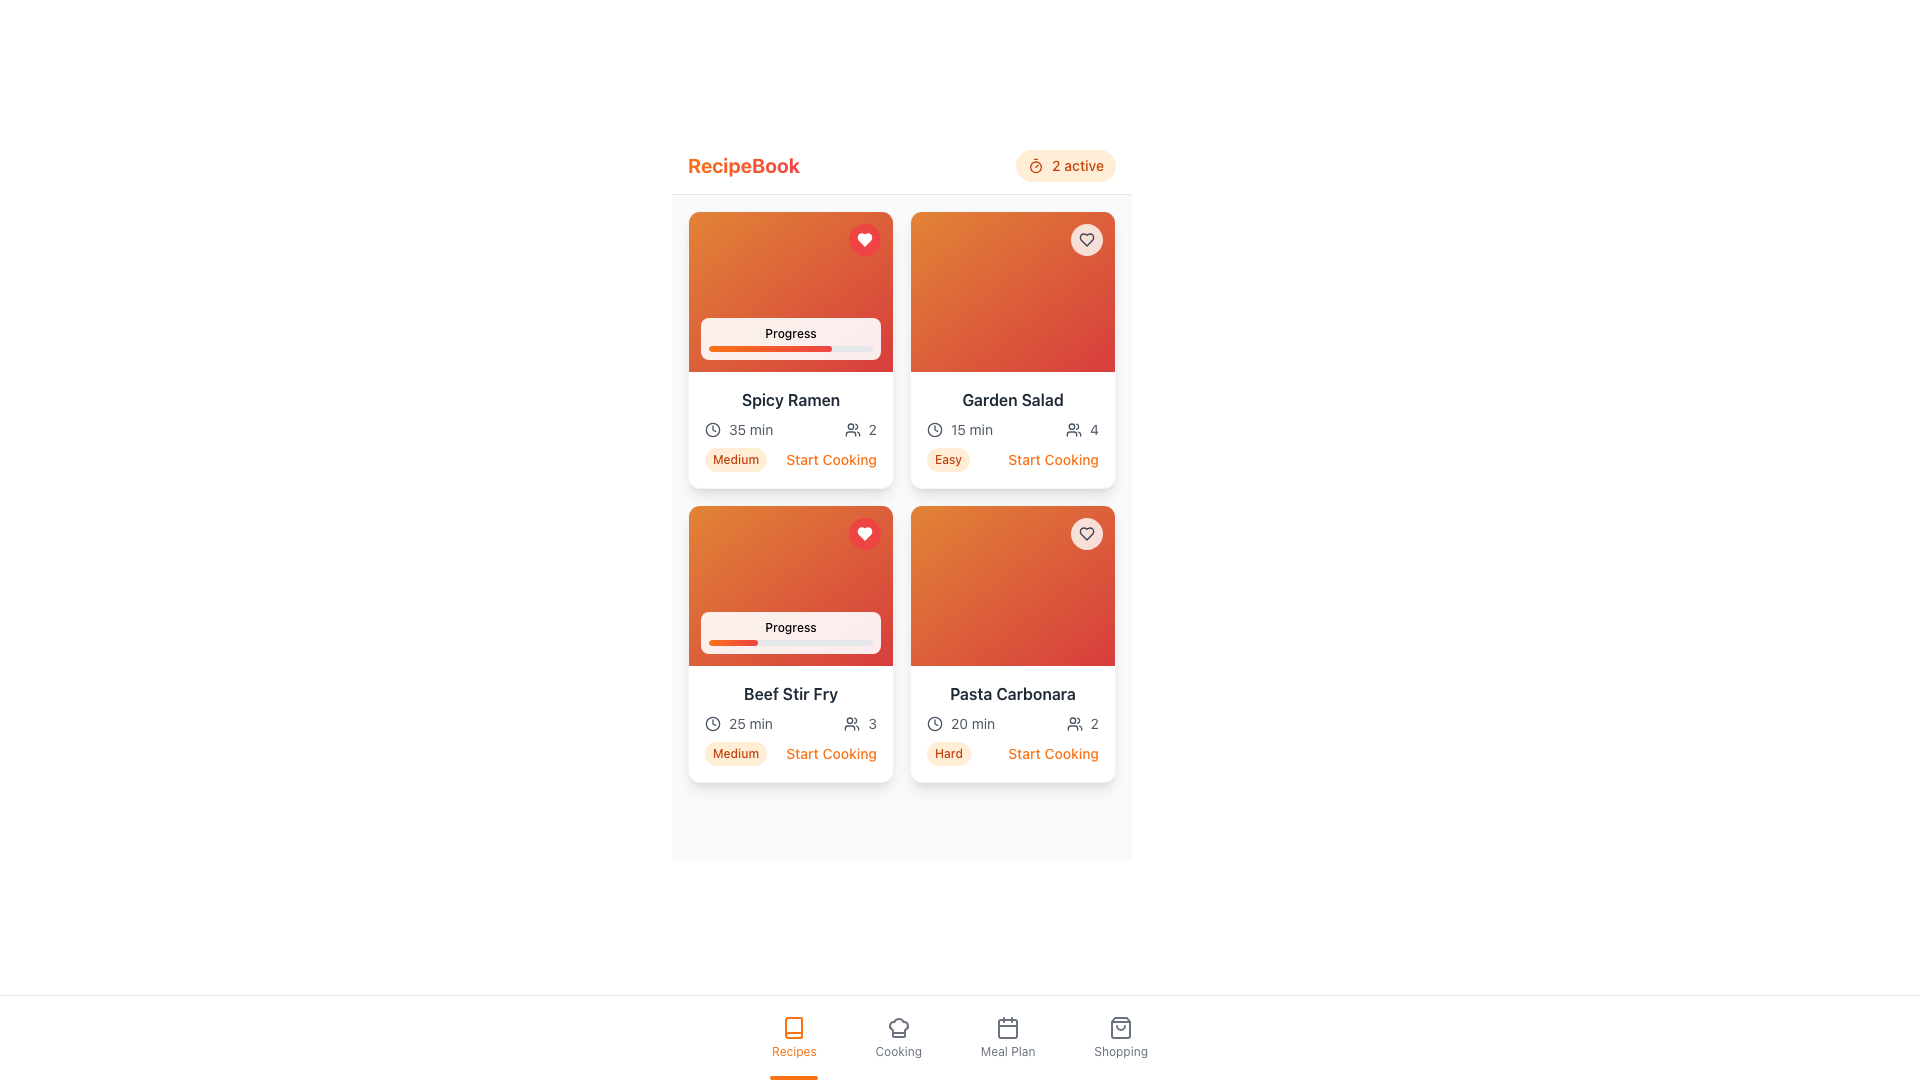 This screenshot has width=1920, height=1080. I want to click on the text label displaying '20 min' with the clock icon, located in the bottom right corner of the 'Pasta Carbonara' card, so click(961, 724).